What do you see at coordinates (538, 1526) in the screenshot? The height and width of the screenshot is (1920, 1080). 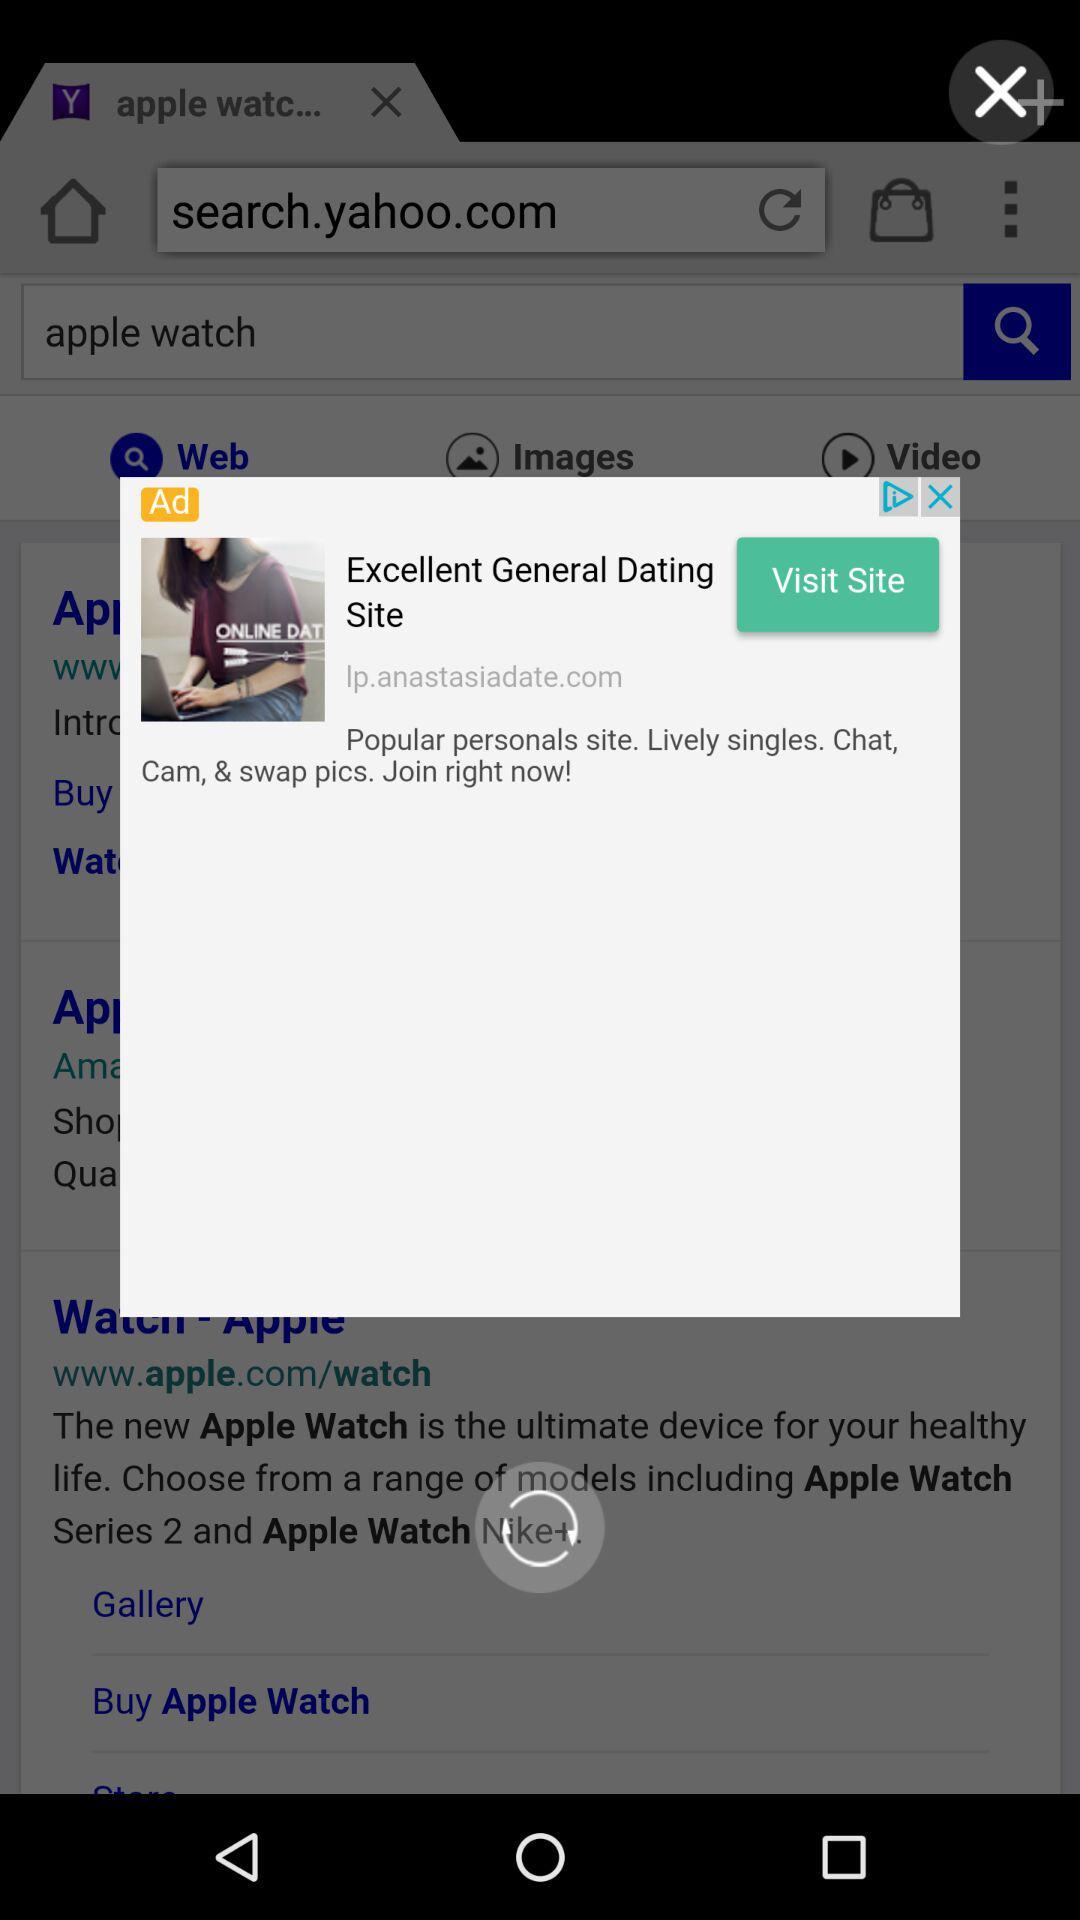 I see `refresh page` at bounding box center [538, 1526].